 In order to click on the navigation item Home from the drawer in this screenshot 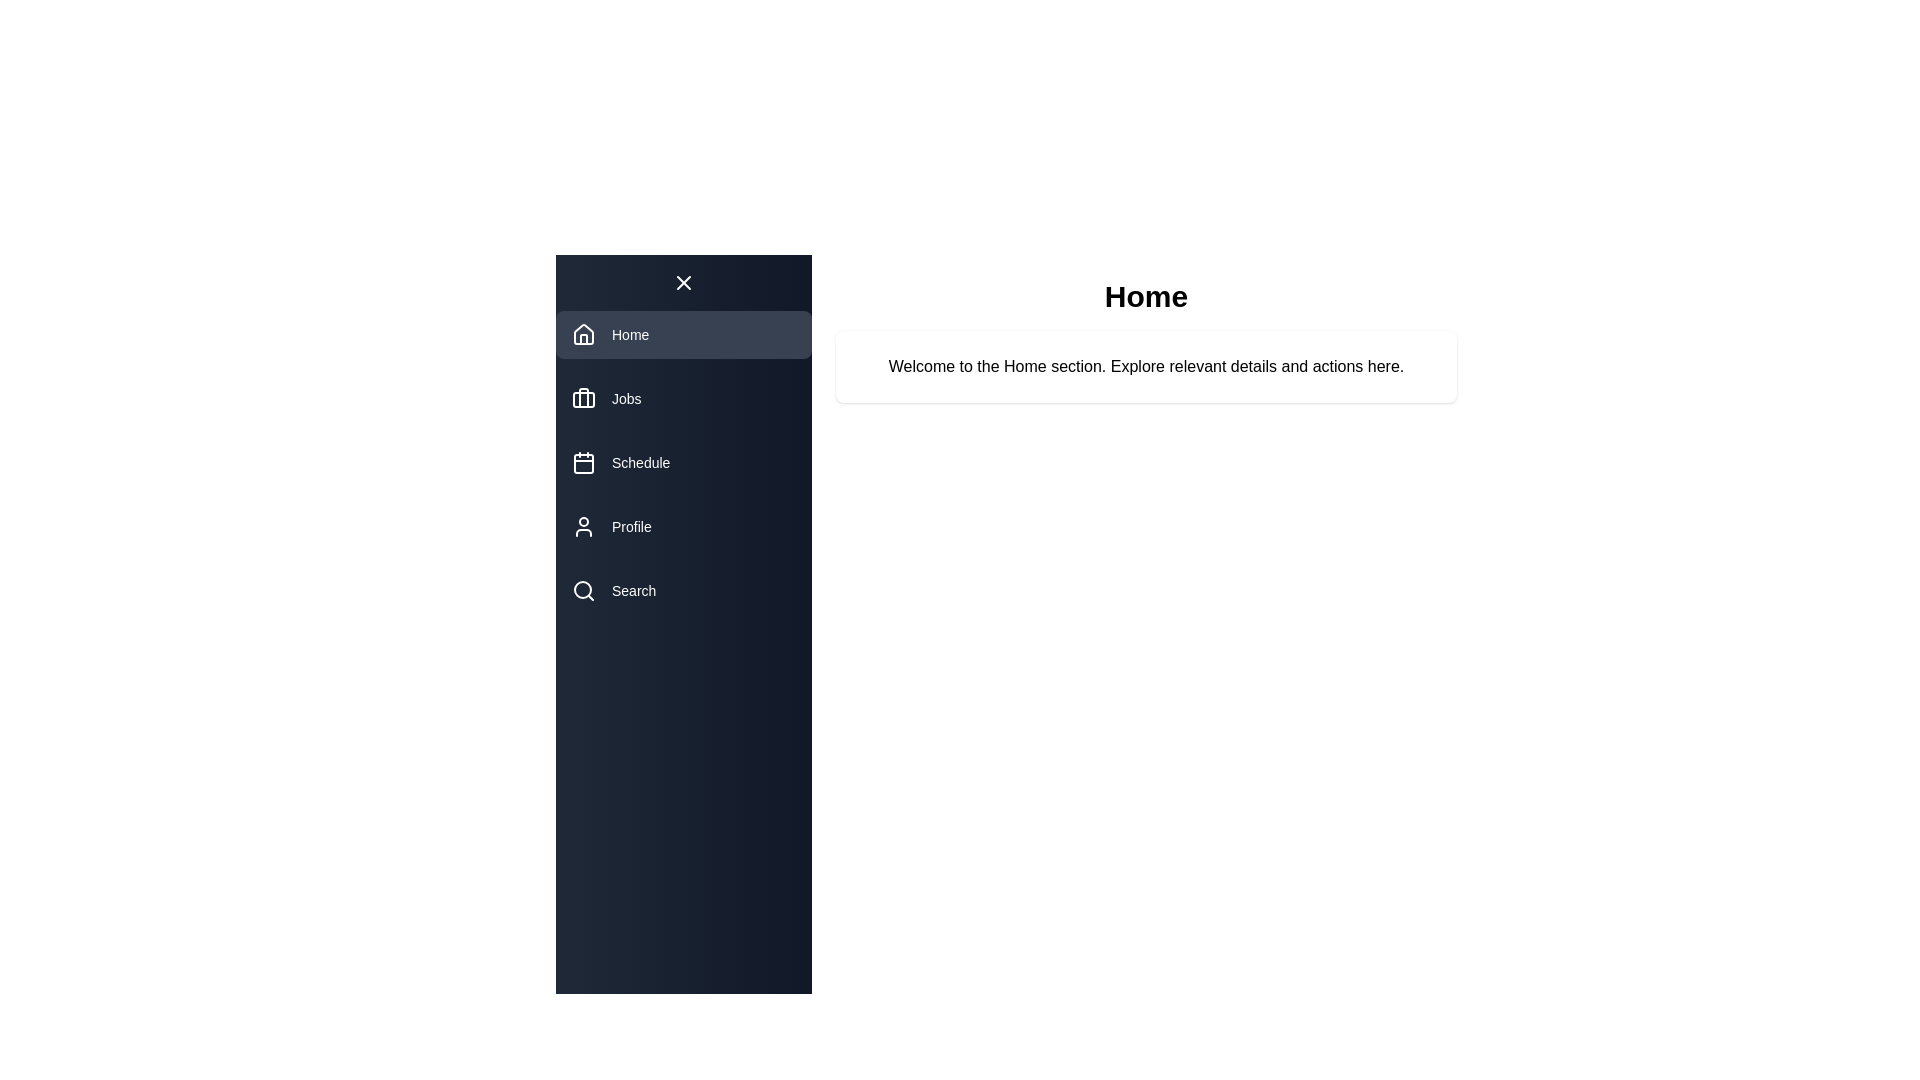, I will do `click(684, 334)`.